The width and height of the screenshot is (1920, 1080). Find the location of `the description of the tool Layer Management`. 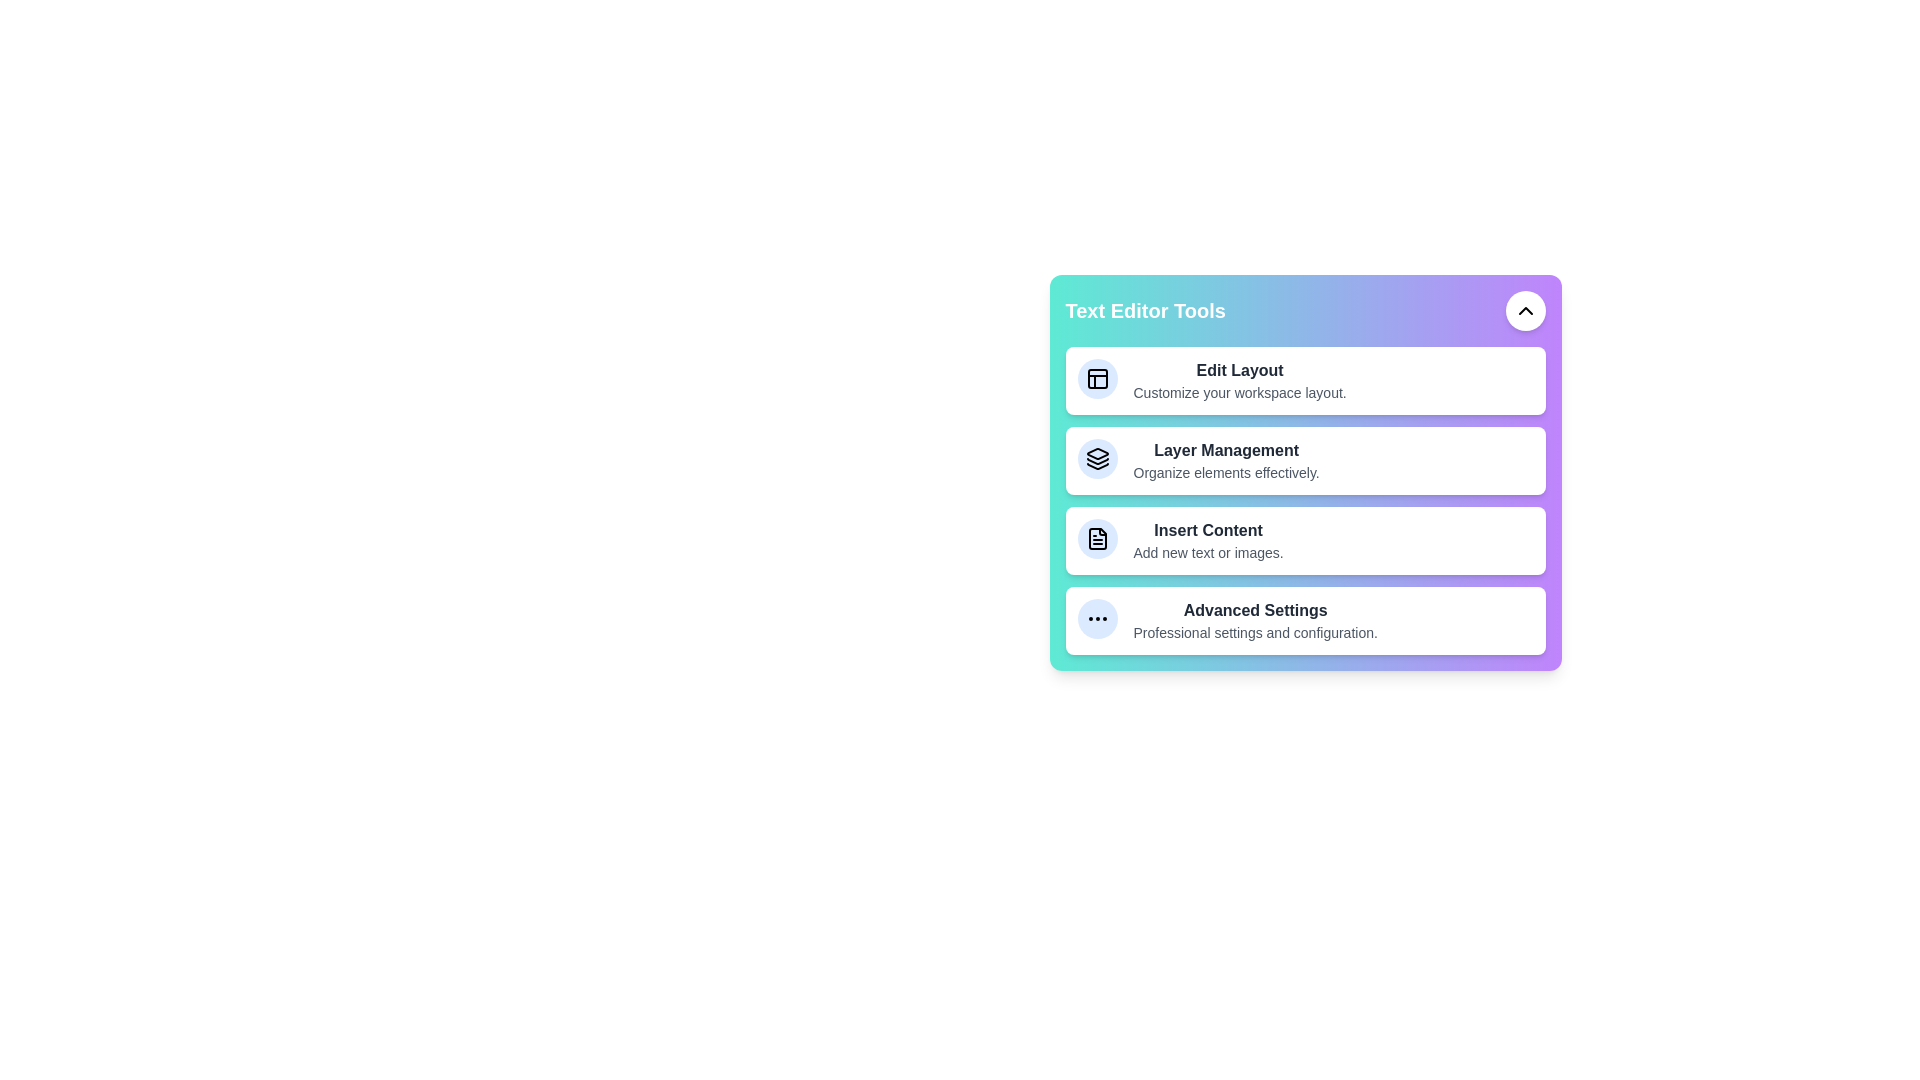

the description of the tool Layer Management is located at coordinates (1200, 438).